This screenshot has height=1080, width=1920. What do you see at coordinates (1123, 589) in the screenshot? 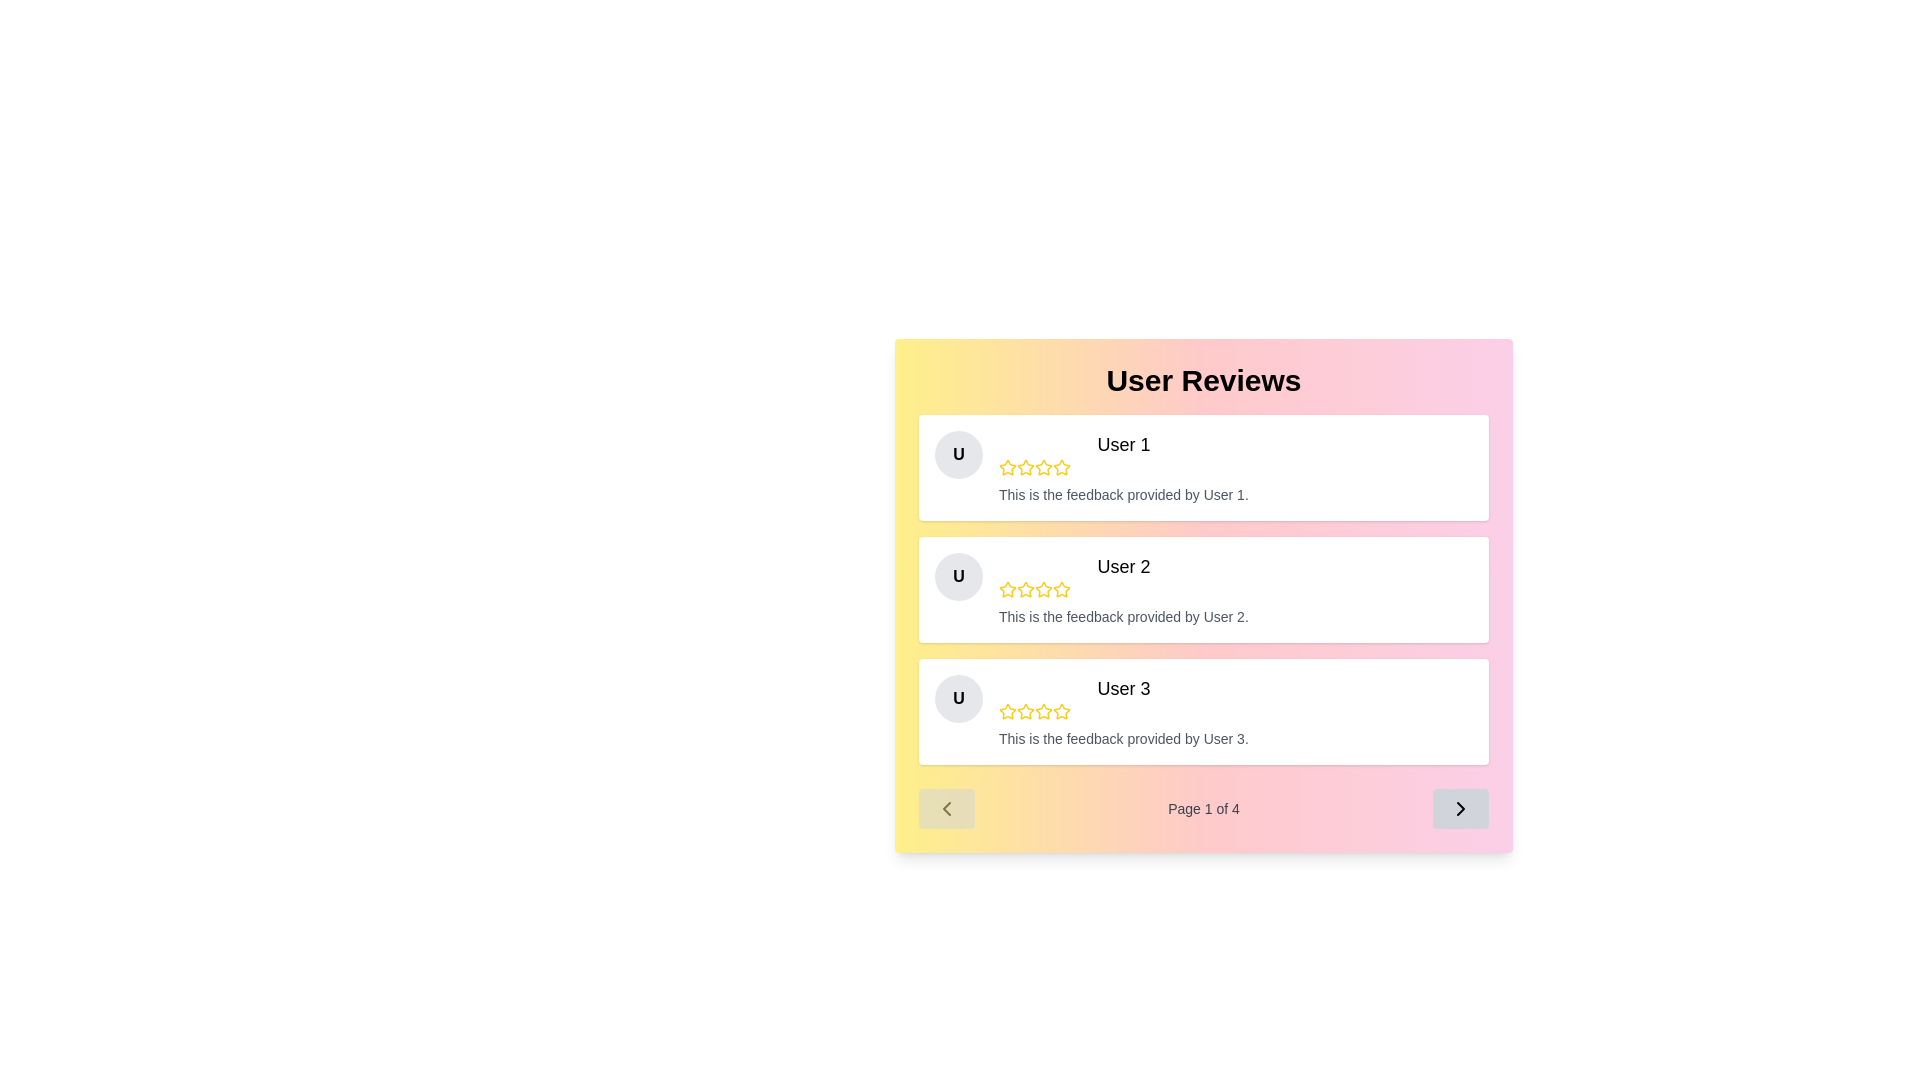
I see `the Rating Stars element` at bounding box center [1123, 589].